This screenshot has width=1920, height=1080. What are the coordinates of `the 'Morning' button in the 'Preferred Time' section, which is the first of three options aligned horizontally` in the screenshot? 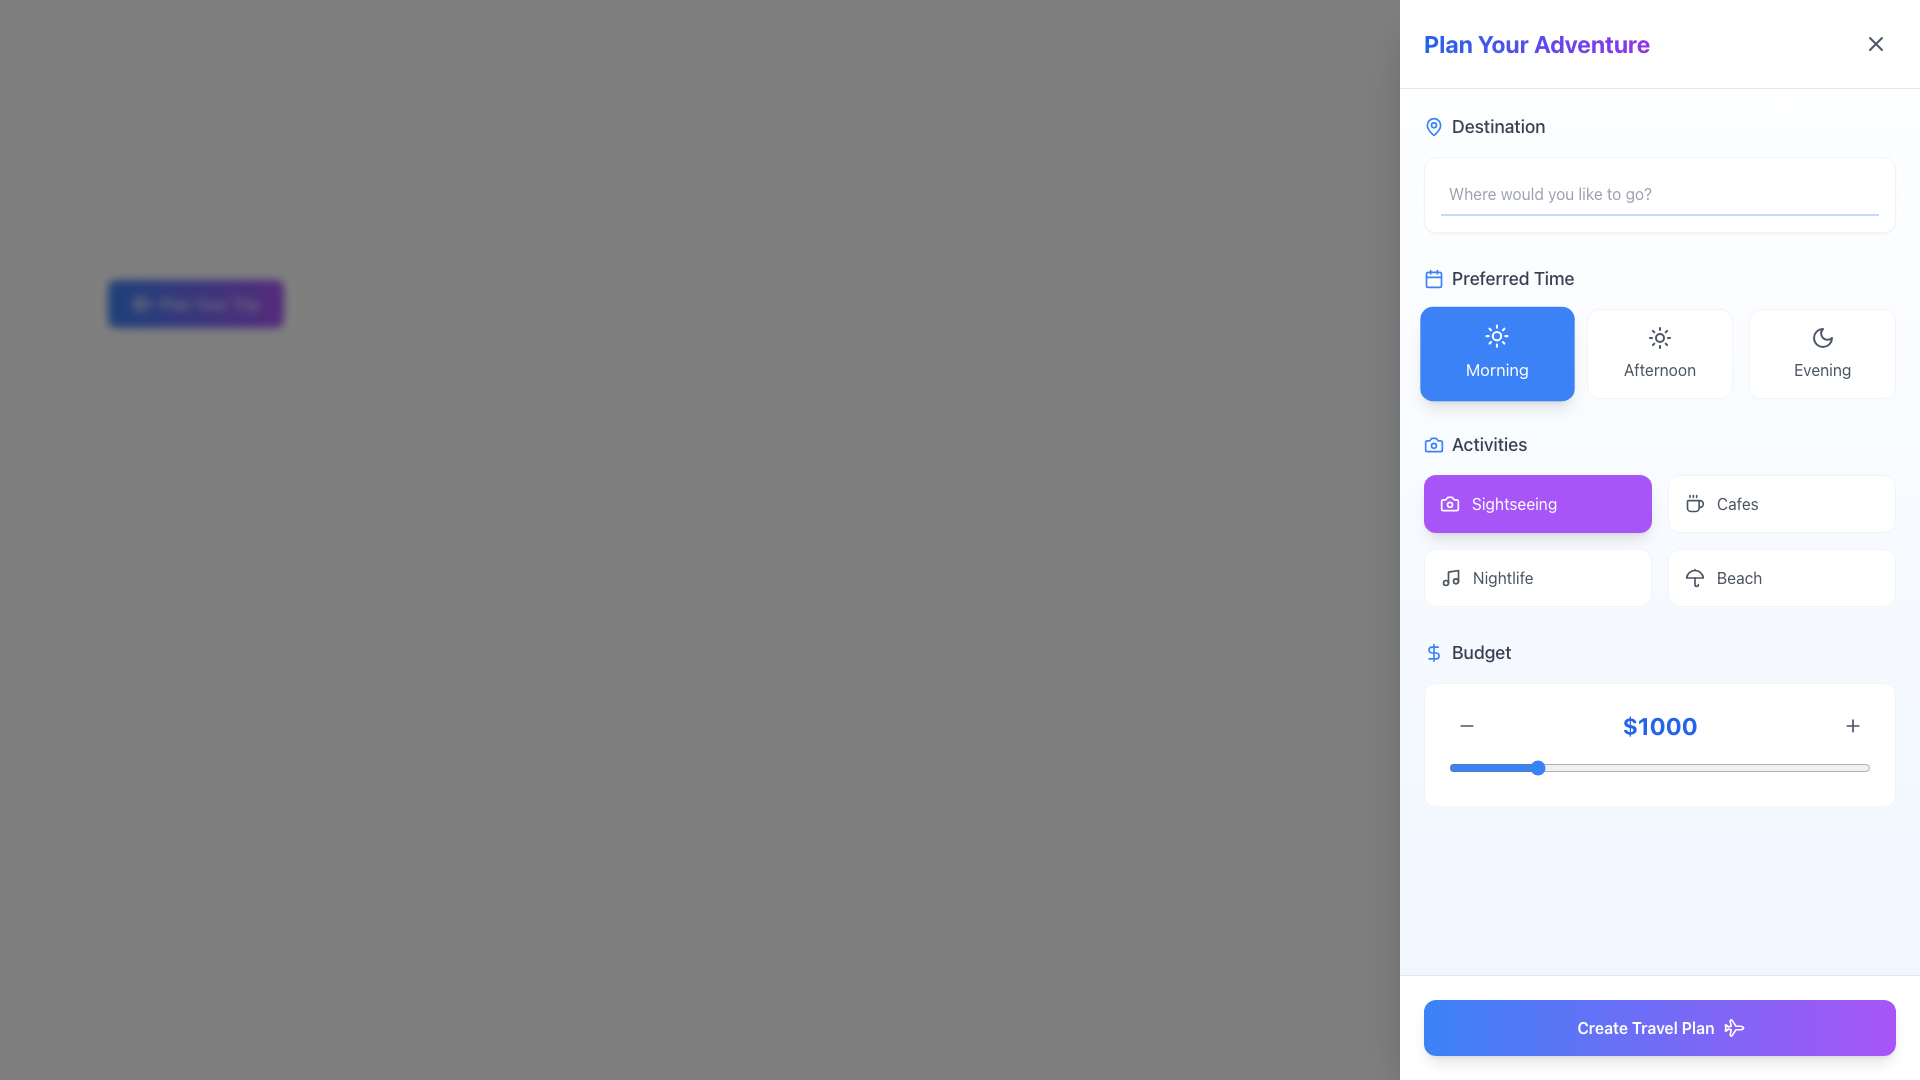 It's located at (1497, 335).